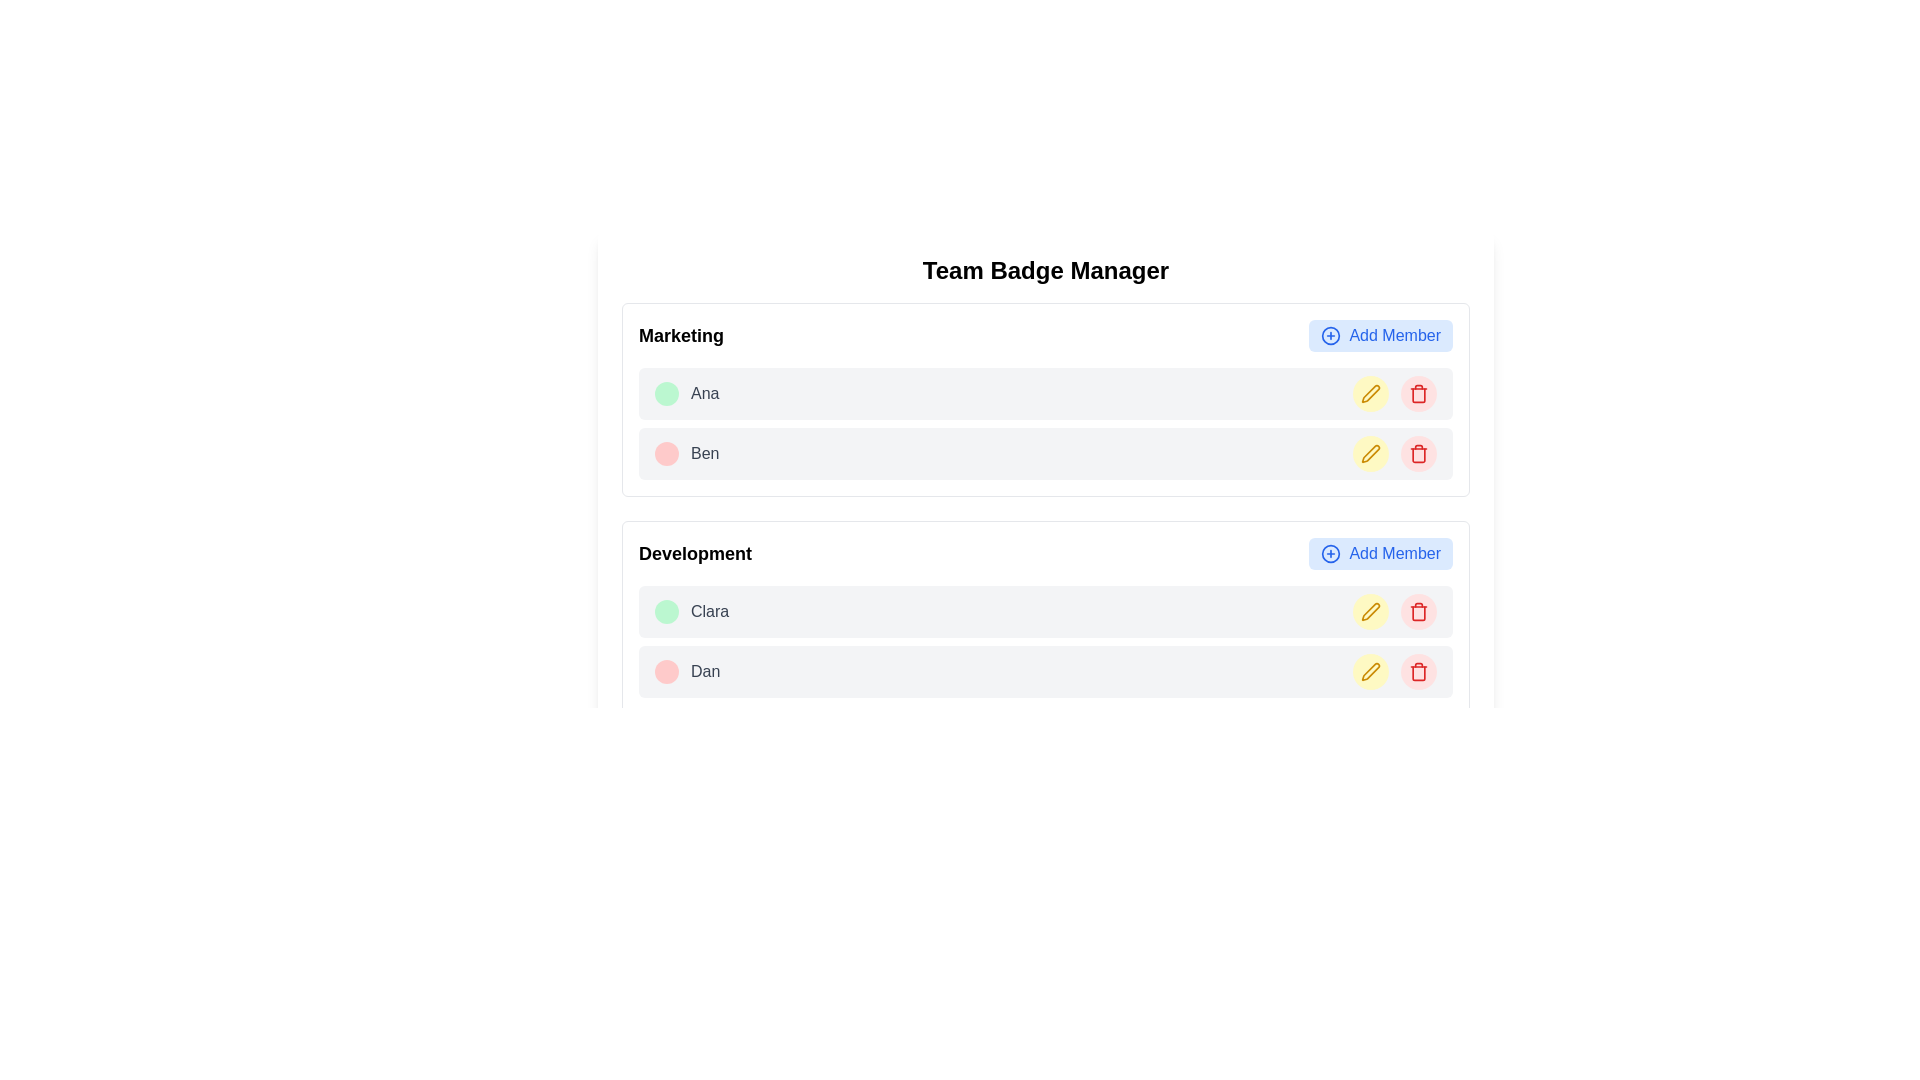 The image size is (1920, 1080). What do you see at coordinates (1370, 611) in the screenshot?
I see `the circular button with a yellow background and a pen icon, which is the second button from the left in the 'Development' section` at bounding box center [1370, 611].